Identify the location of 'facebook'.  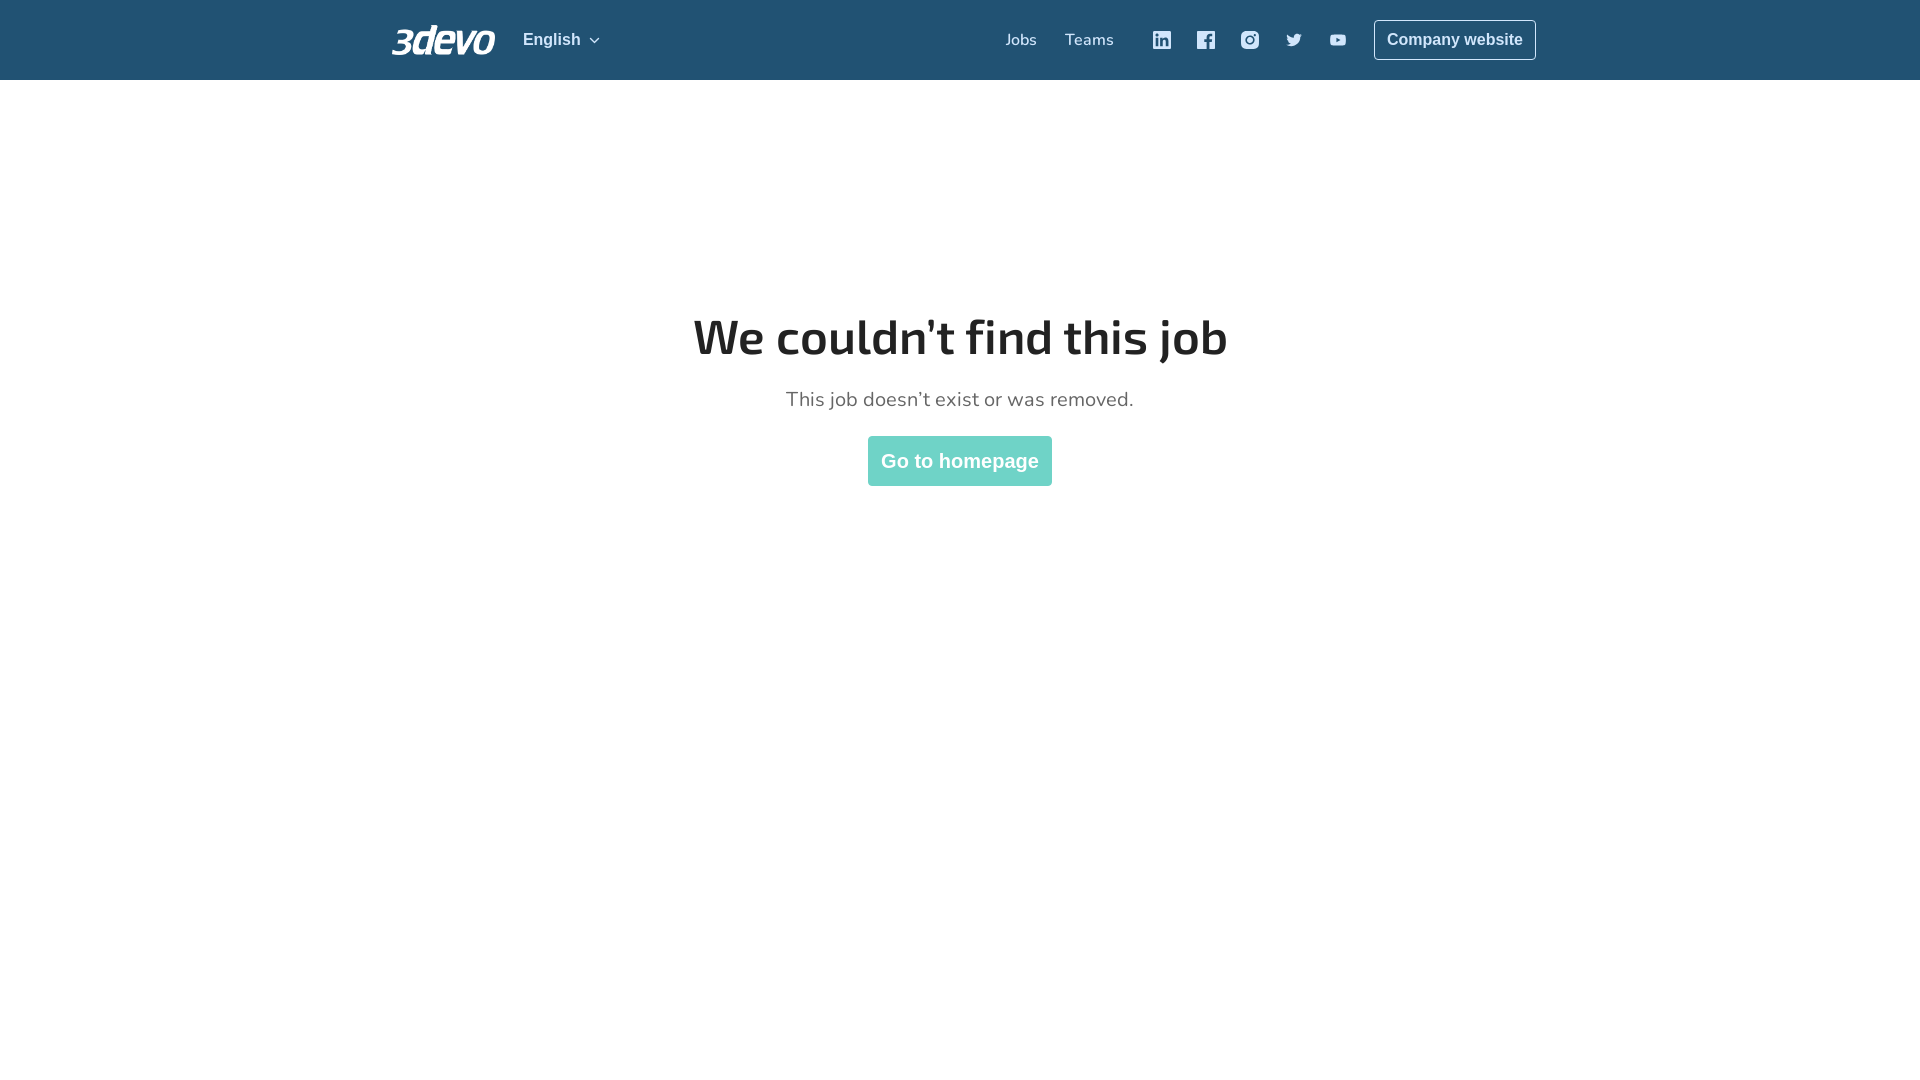
(1204, 39).